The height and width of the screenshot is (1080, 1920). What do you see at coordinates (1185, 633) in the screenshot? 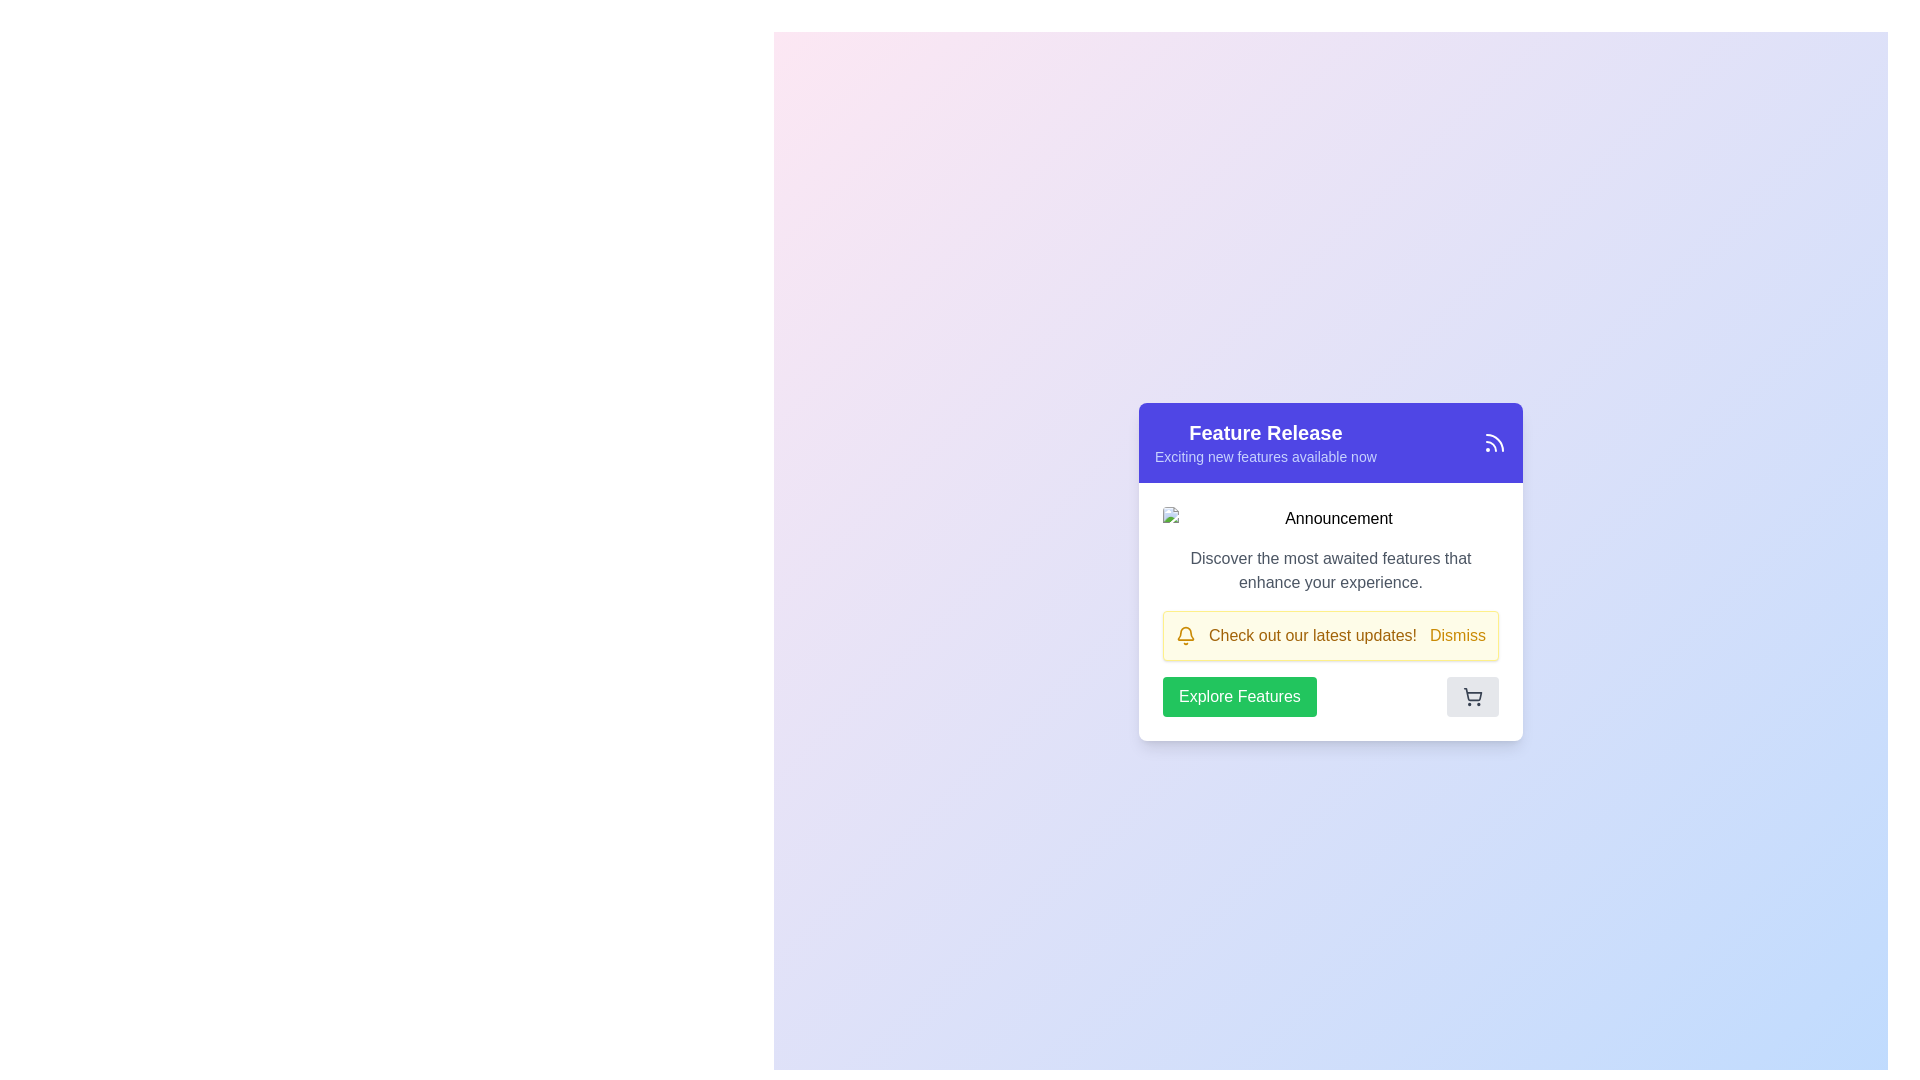
I see `the bell-shaped notification indicator located at the top right corner of the feature release card` at bounding box center [1185, 633].